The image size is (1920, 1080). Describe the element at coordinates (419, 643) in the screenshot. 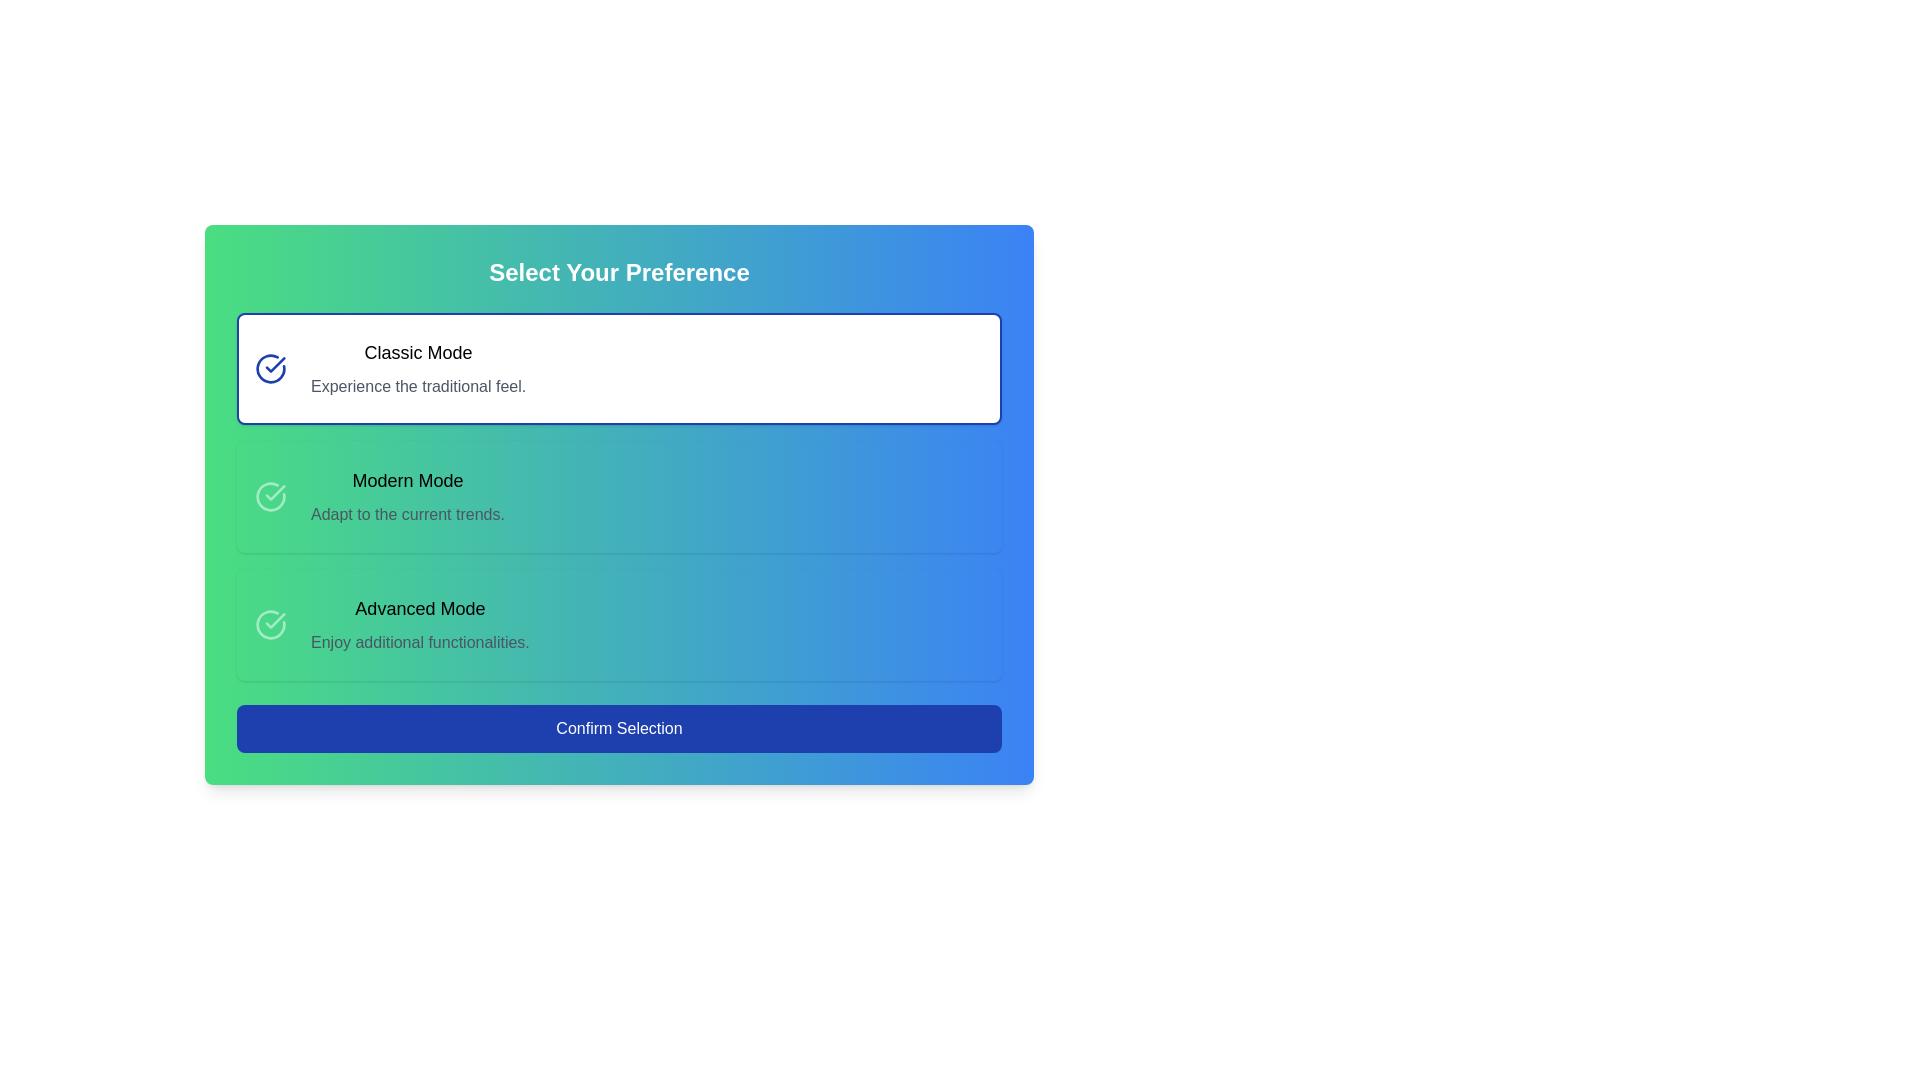

I see `the descriptive text label for the 'Advanced Mode' option, which is located beneath the 'Advanced Mode' heading in the third option block` at that location.